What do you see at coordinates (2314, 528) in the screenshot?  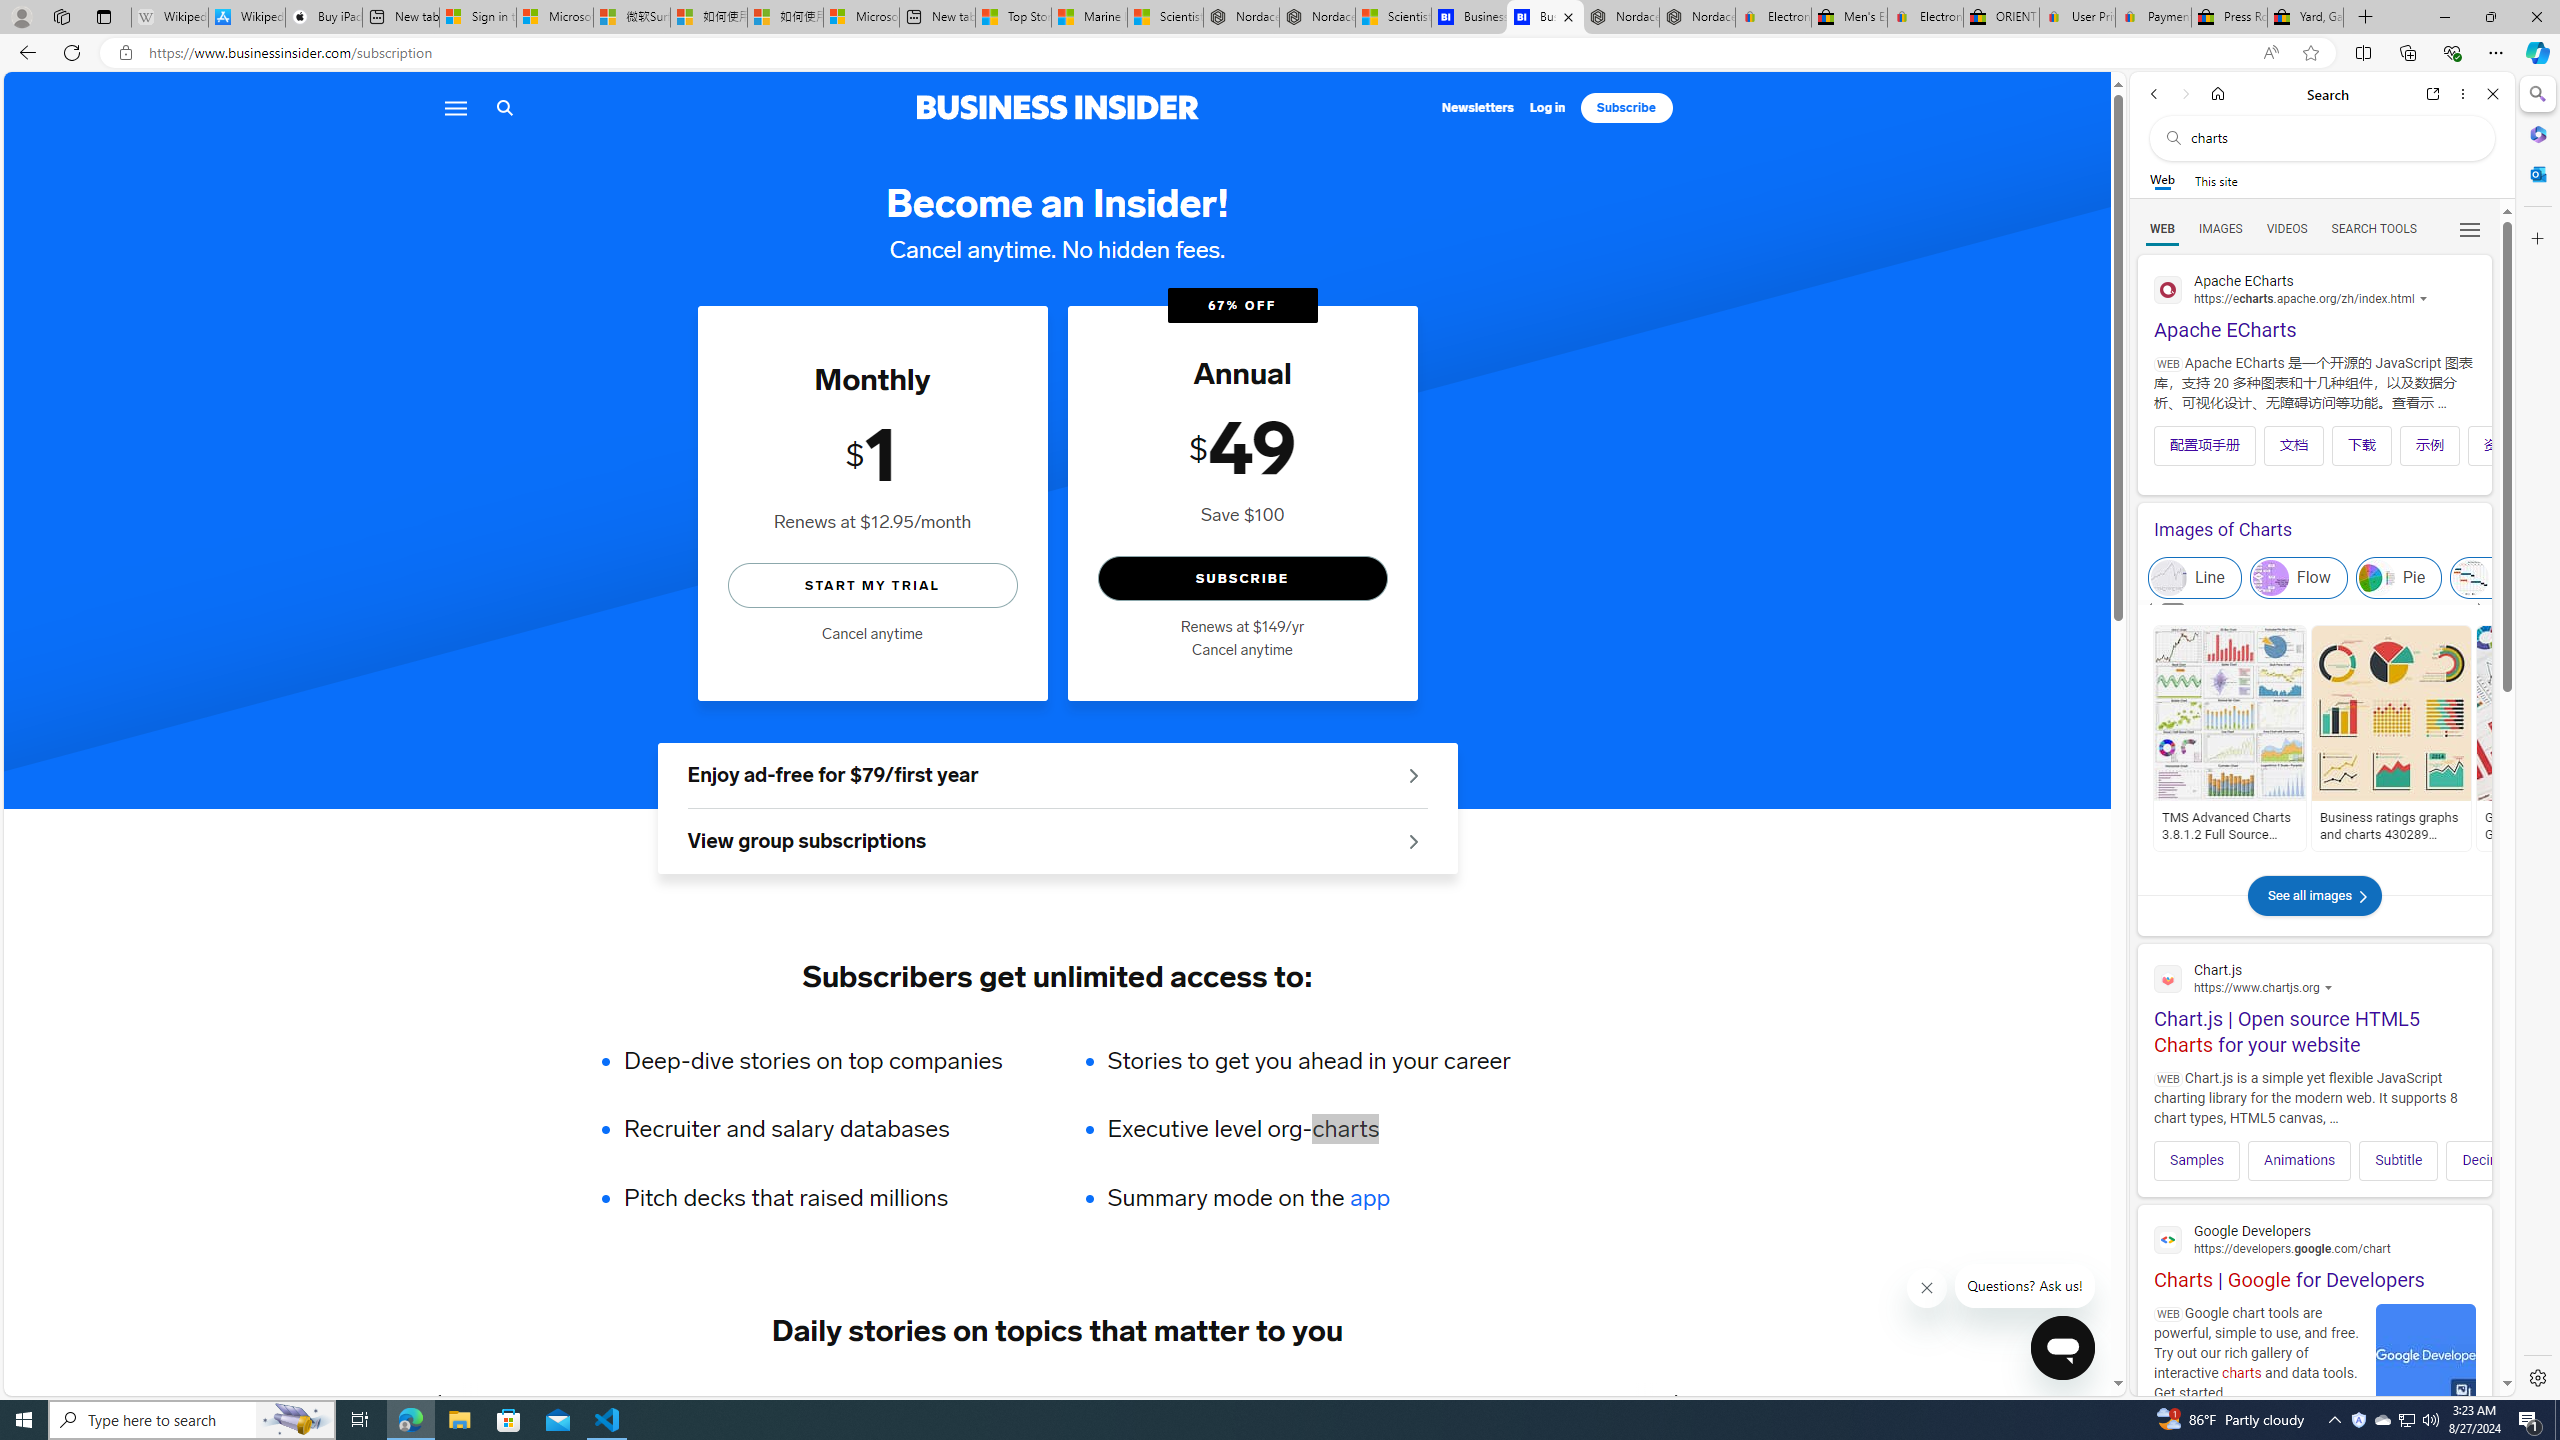 I see `'Images of Charts'` at bounding box center [2314, 528].